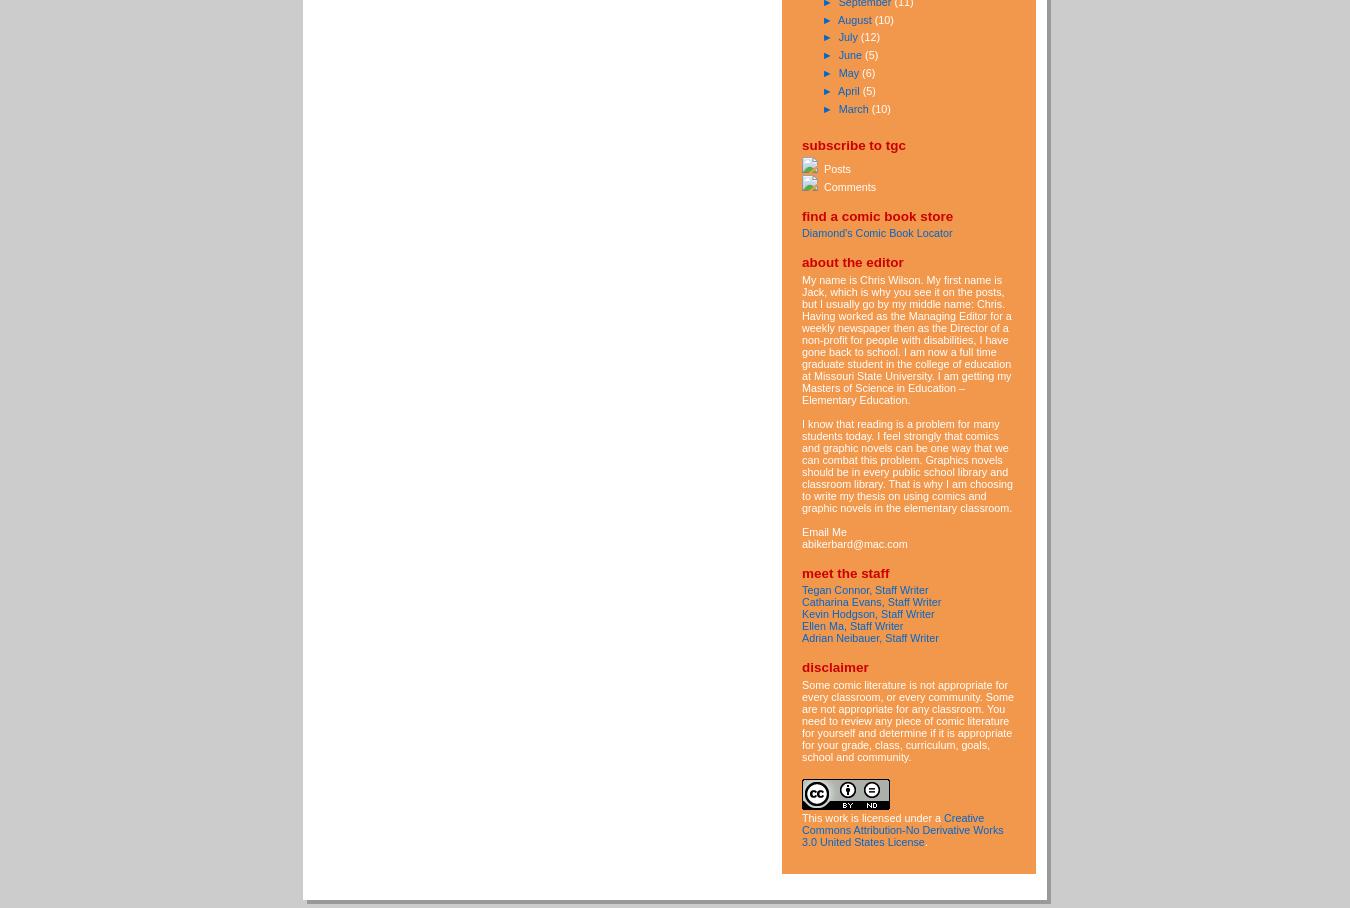 The image size is (1350, 908). What do you see at coordinates (868, 73) in the screenshot?
I see `'(6)'` at bounding box center [868, 73].